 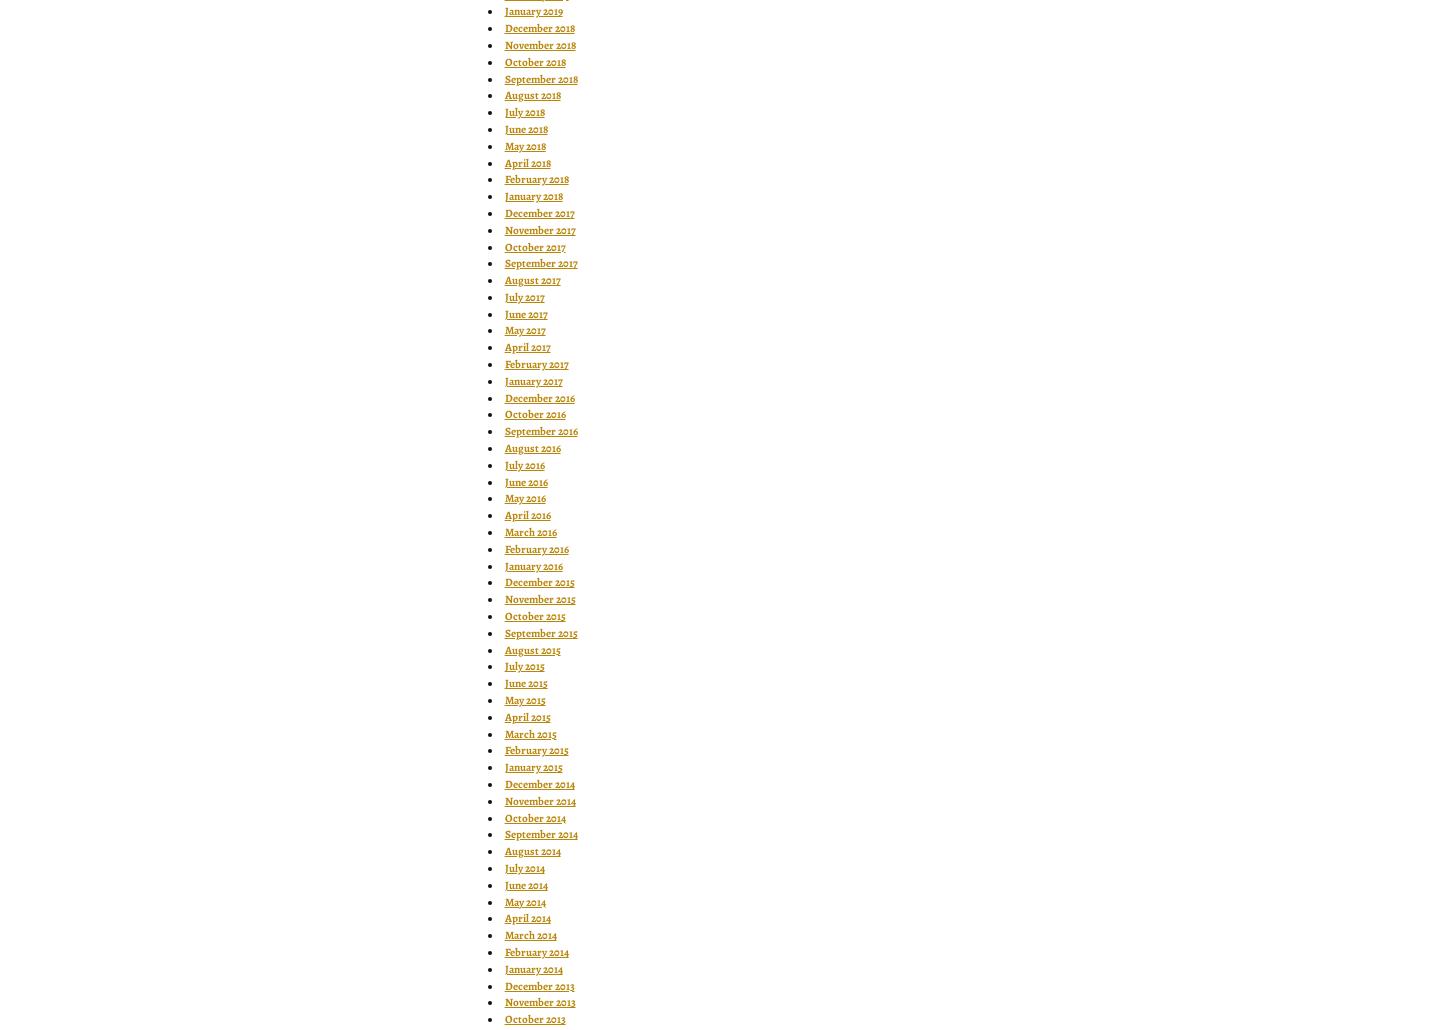 What do you see at coordinates (523, 497) in the screenshot?
I see `'May 2016'` at bounding box center [523, 497].